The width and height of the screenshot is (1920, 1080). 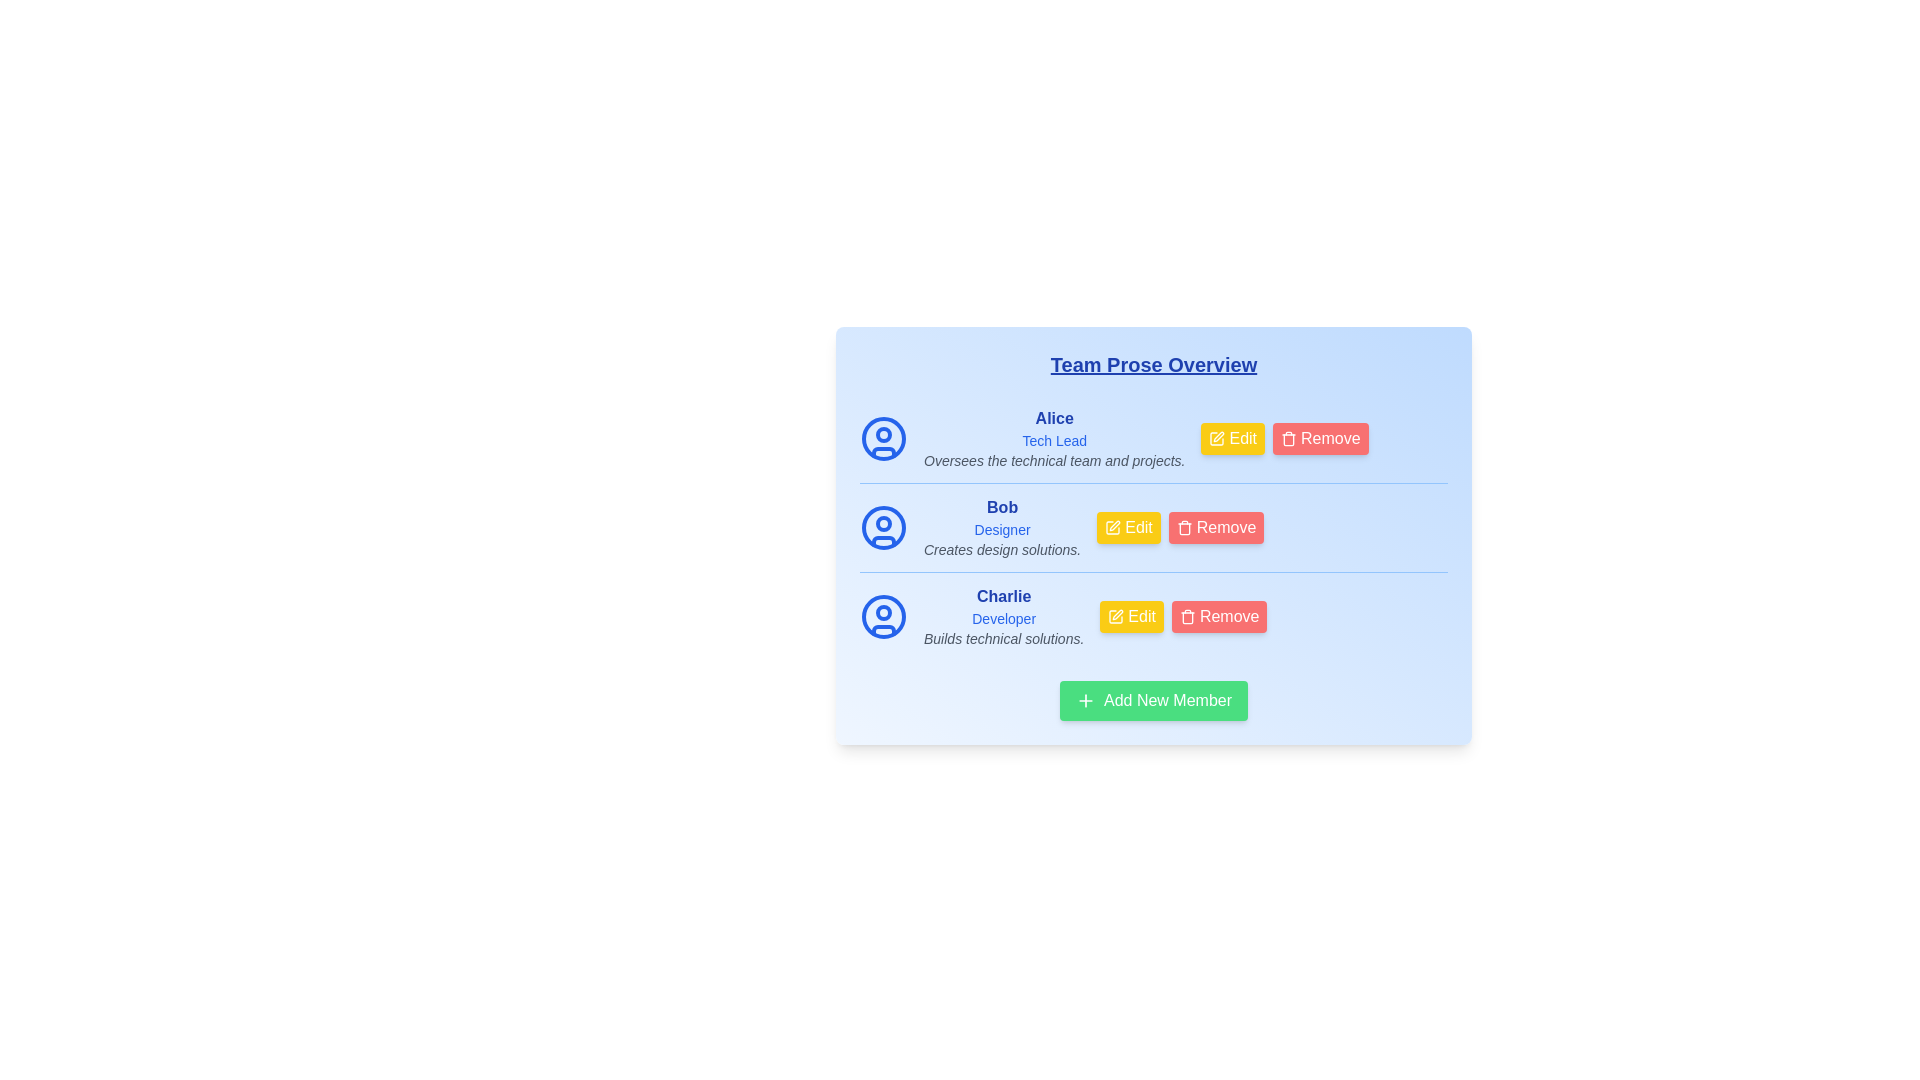 I want to click on the '+' icon with a green background, which is part of the 'Add New Member' button, so click(x=1084, y=700).